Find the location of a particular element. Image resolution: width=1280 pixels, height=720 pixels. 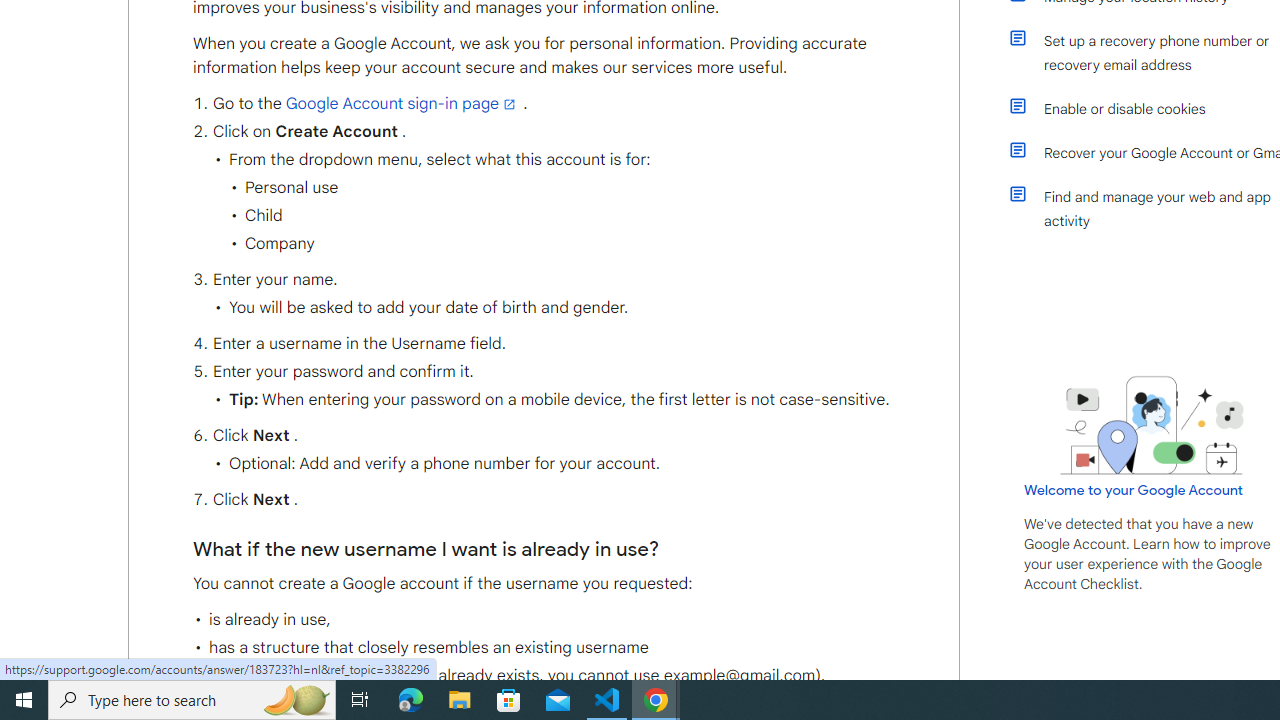

'Learning Center home page image' is located at coordinates (1152, 424).